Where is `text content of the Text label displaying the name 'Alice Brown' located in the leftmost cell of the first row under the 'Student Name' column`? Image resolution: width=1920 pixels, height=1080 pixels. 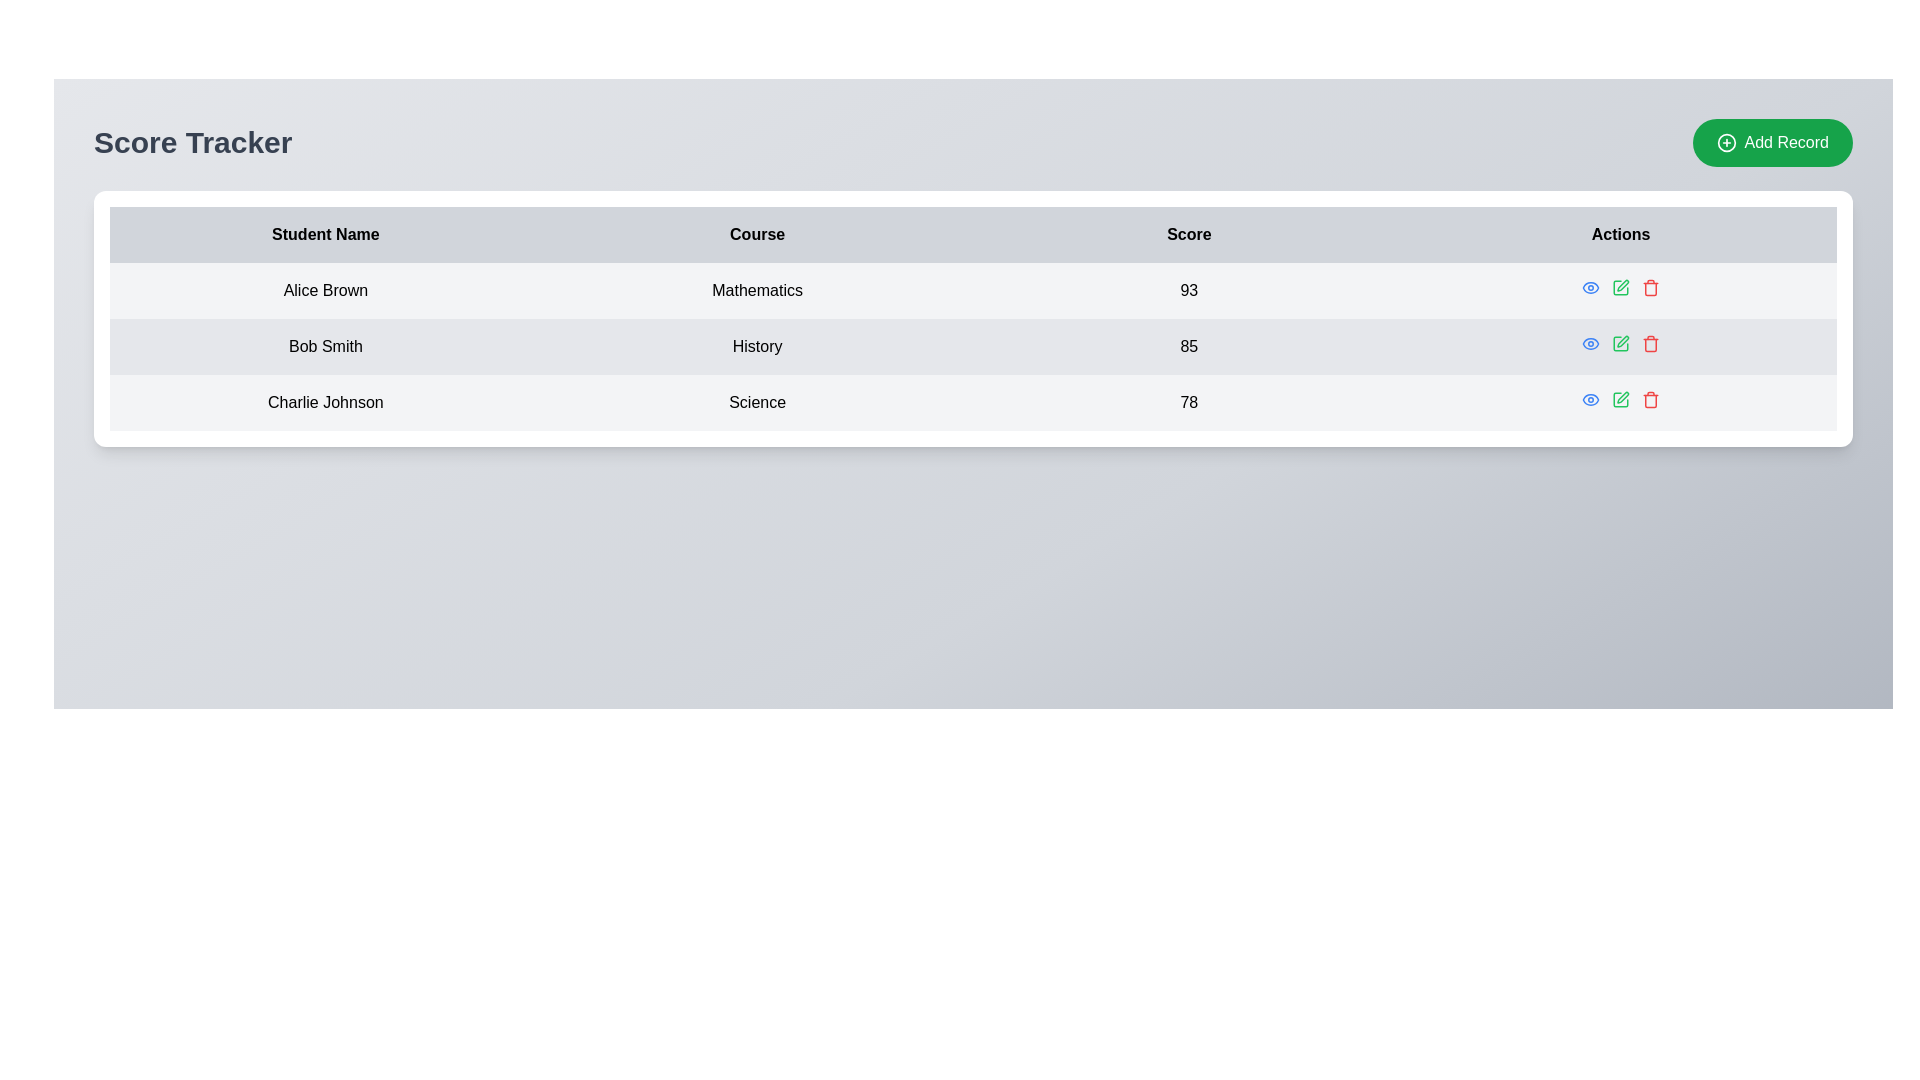 text content of the Text label displaying the name 'Alice Brown' located in the leftmost cell of the first row under the 'Student Name' column is located at coordinates (325, 290).